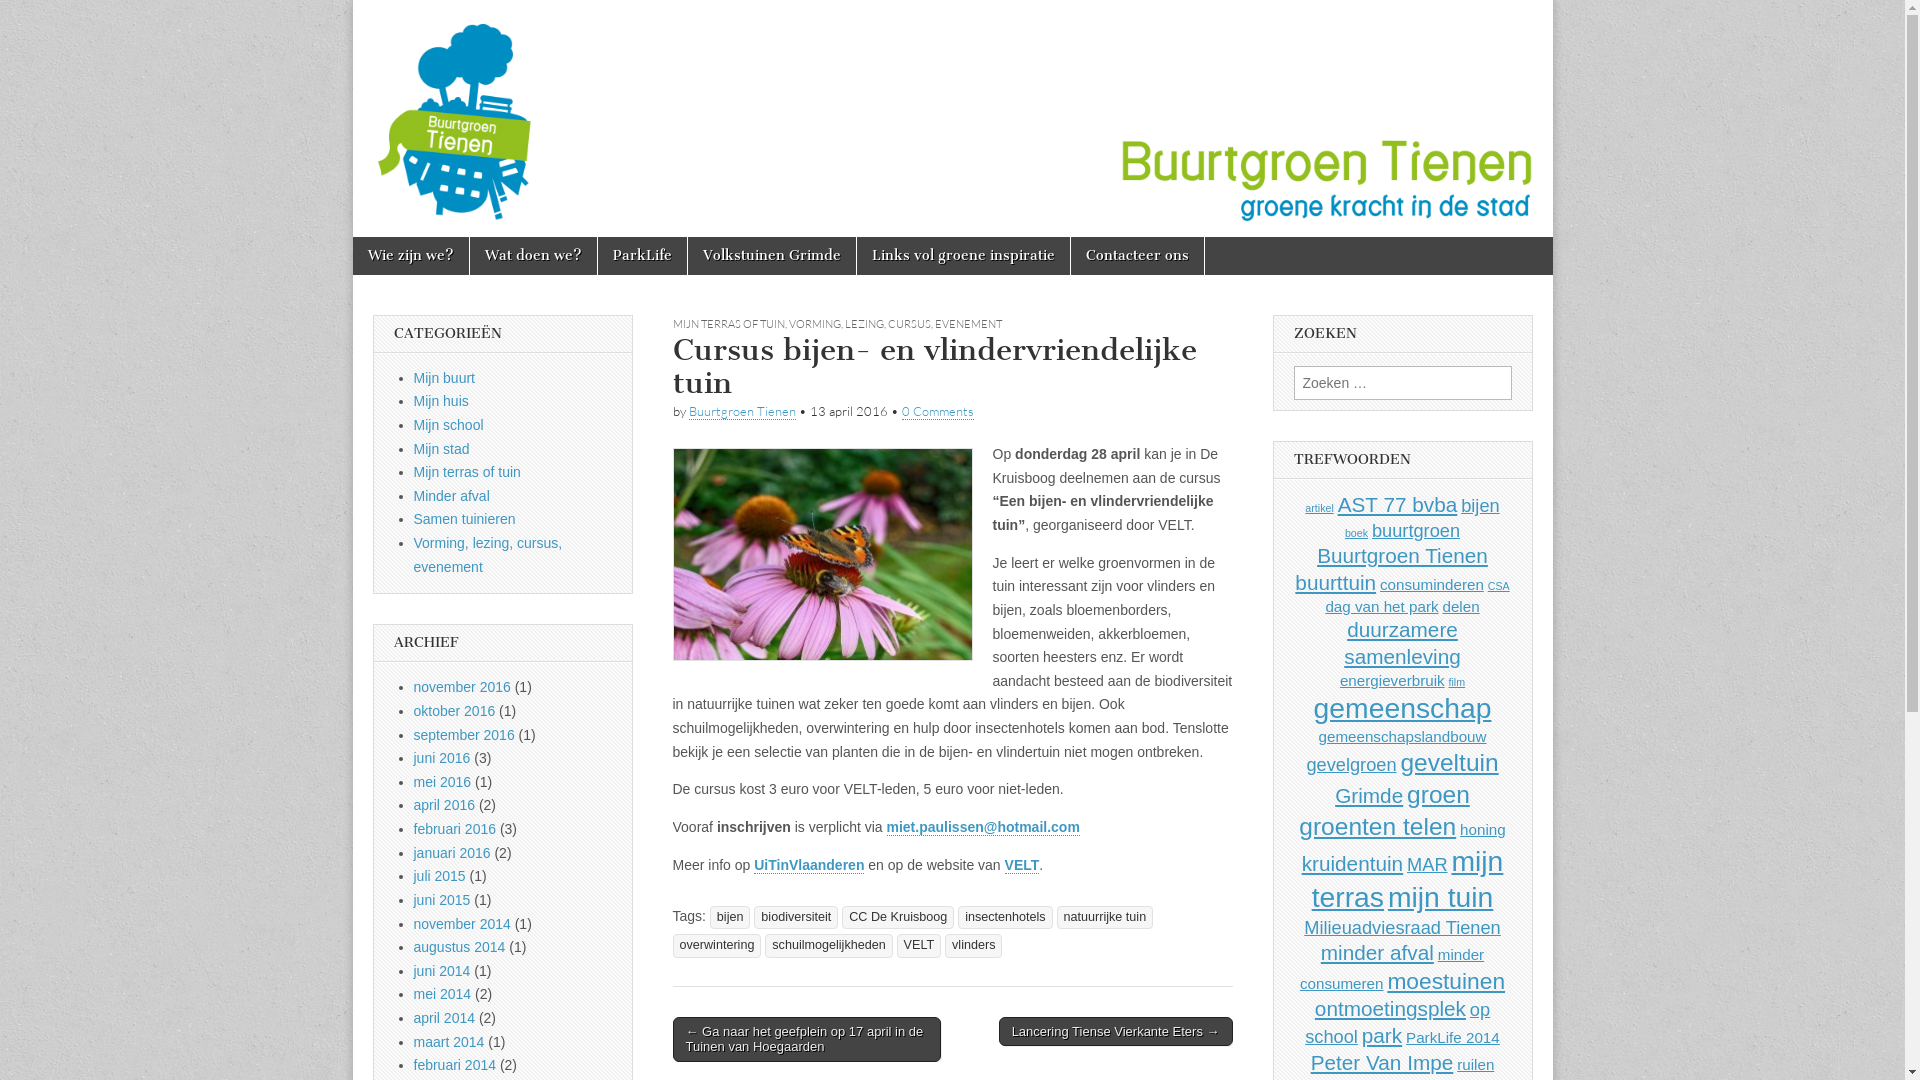 This screenshot has height=1080, width=1920. What do you see at coordinates (1391, 967) in the screenshot?
I see `'minder consumeren'` at bounding box center [1391, 967].